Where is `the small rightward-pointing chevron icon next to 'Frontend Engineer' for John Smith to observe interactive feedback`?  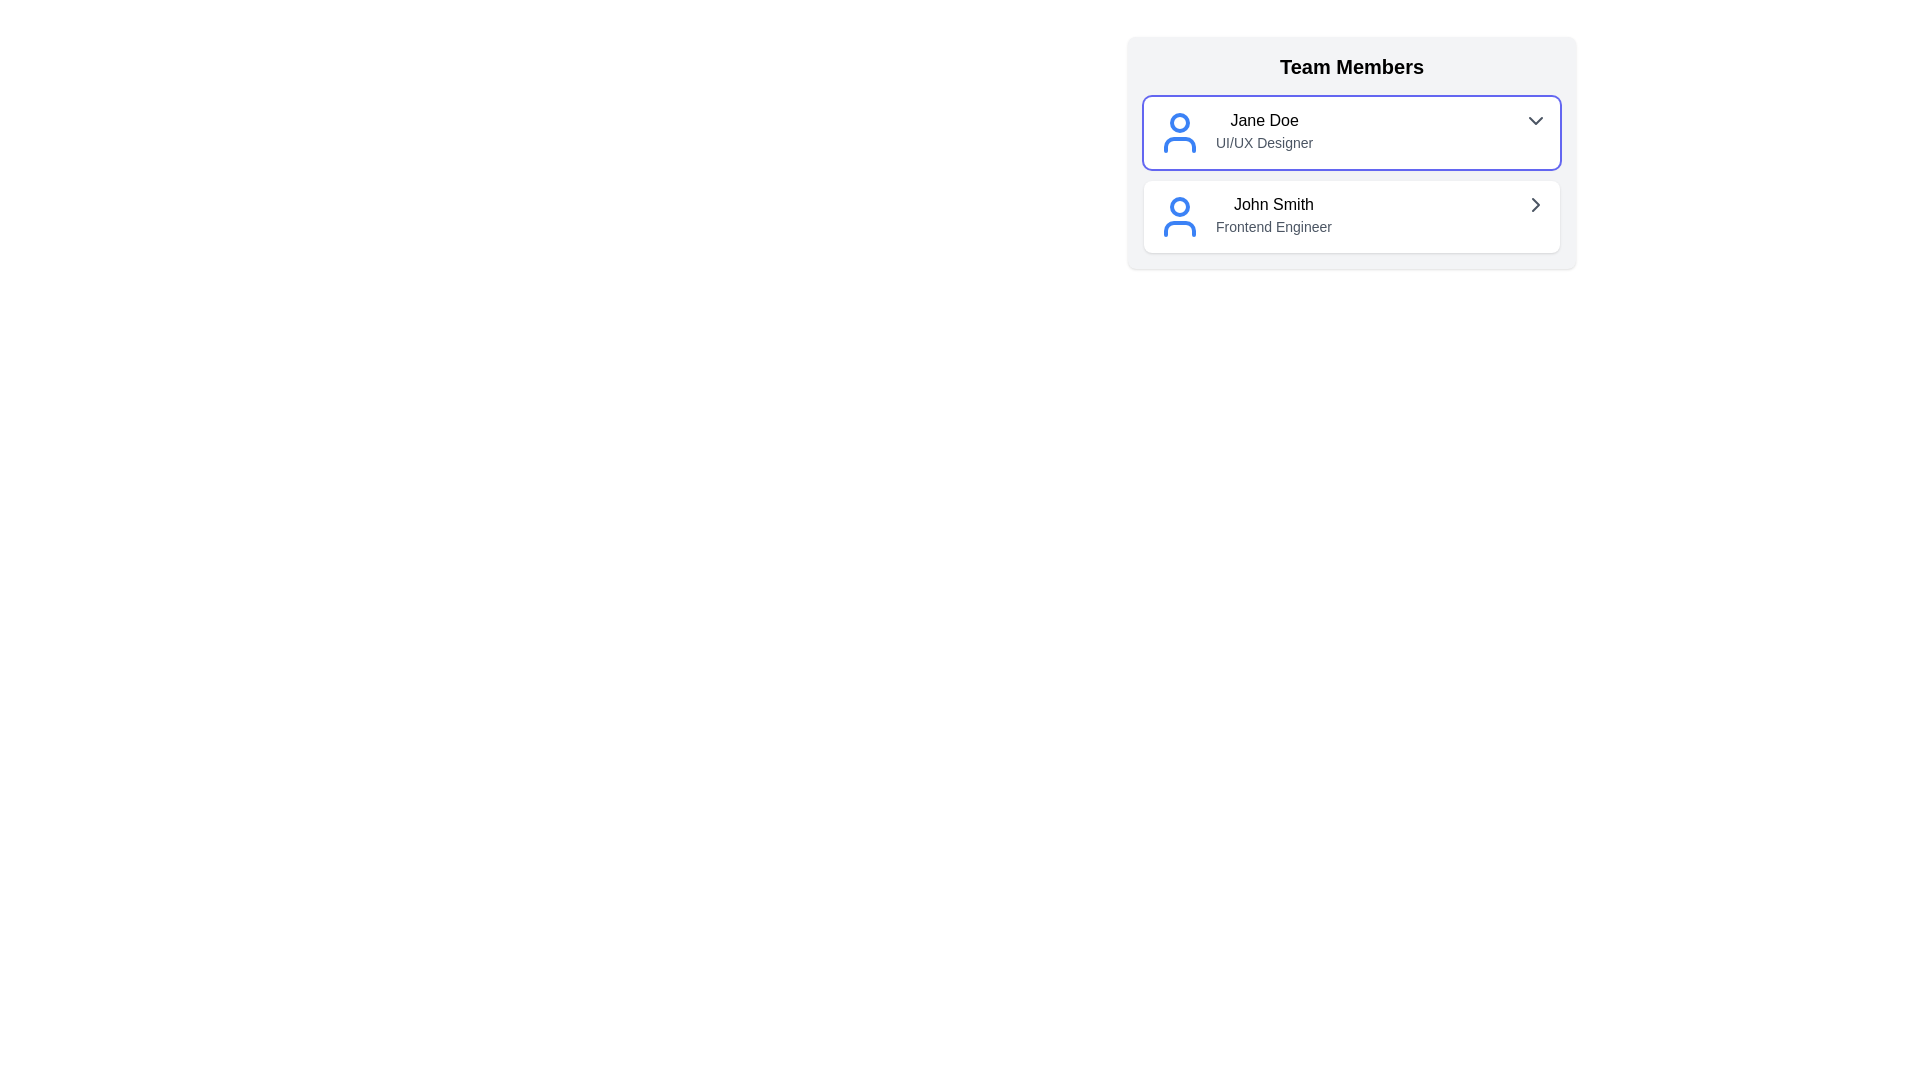 the small rightward-pointing chevron icon next to 'Frontend Engineer' for John Smith to observe interactive feedback is located at coordinates (1535, 204).